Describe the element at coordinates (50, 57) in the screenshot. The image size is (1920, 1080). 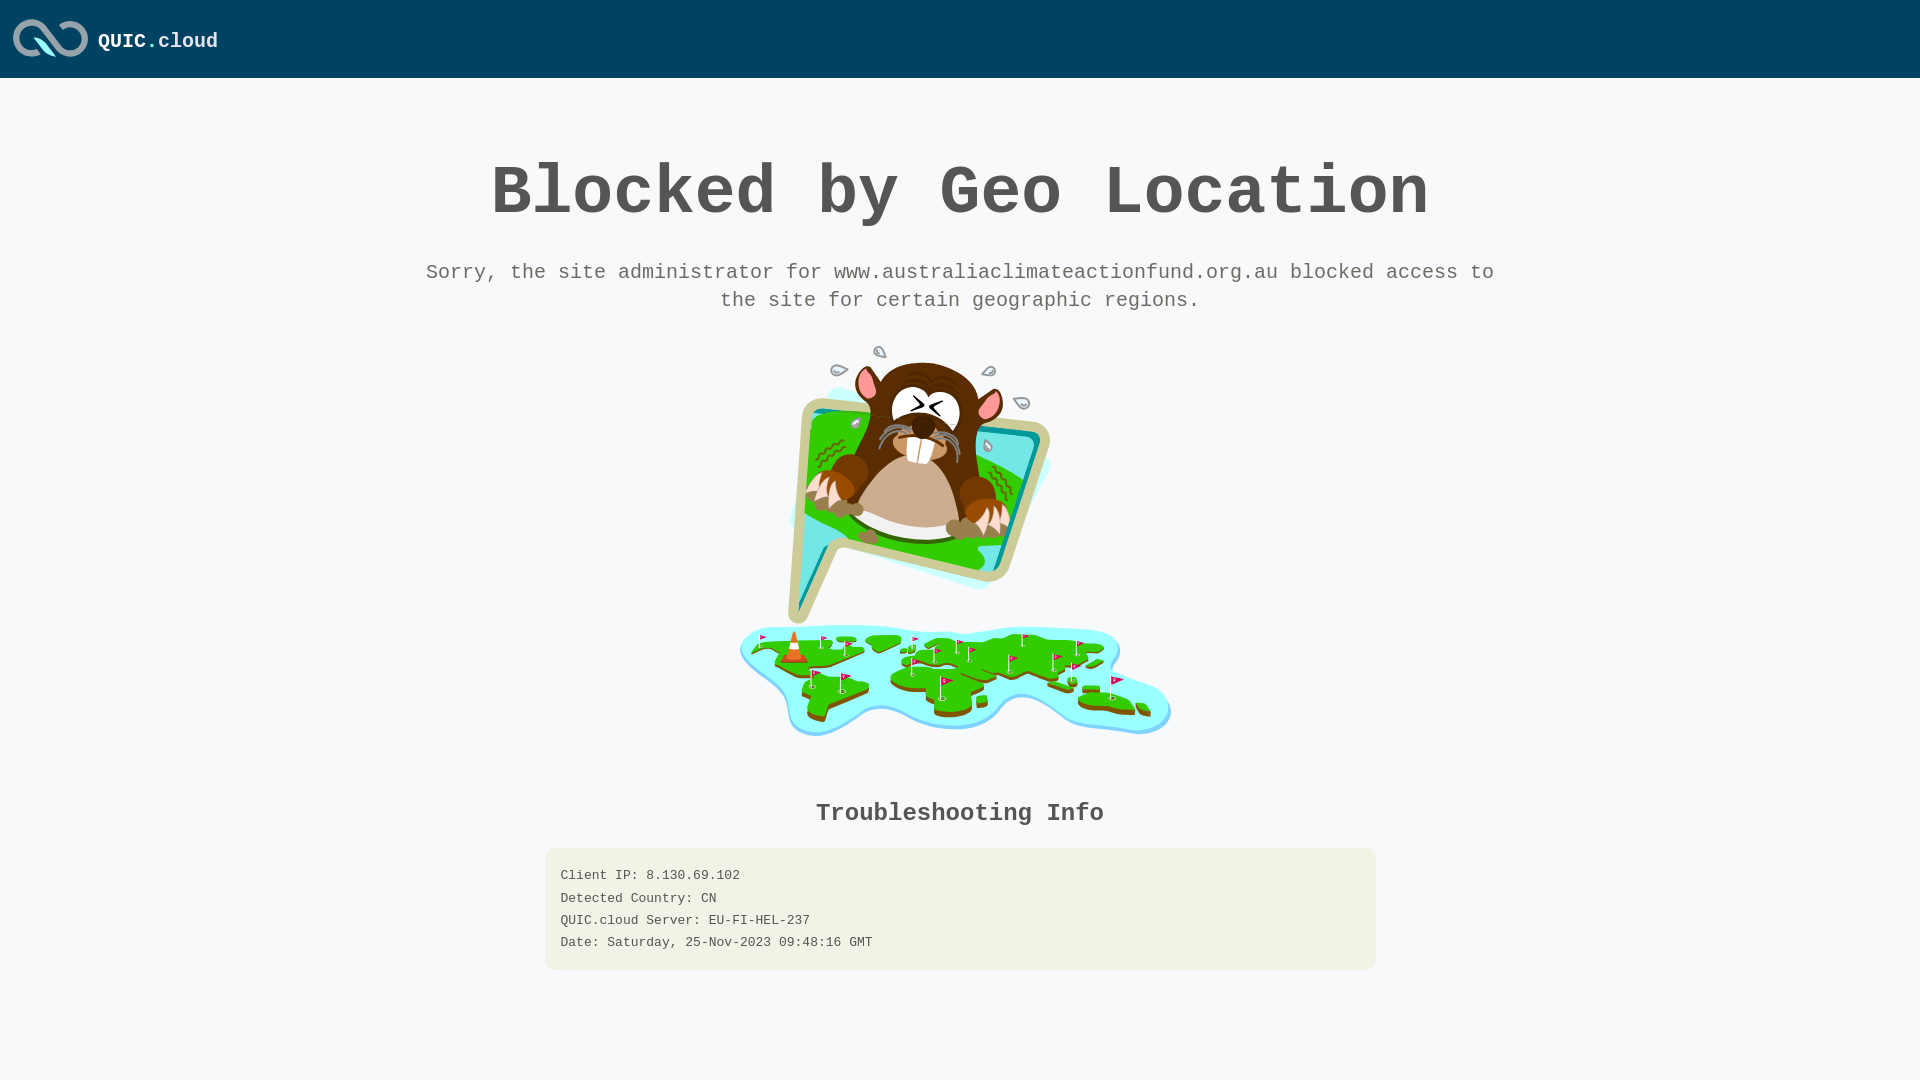
I see `'QUIC.cloud'` at that location.